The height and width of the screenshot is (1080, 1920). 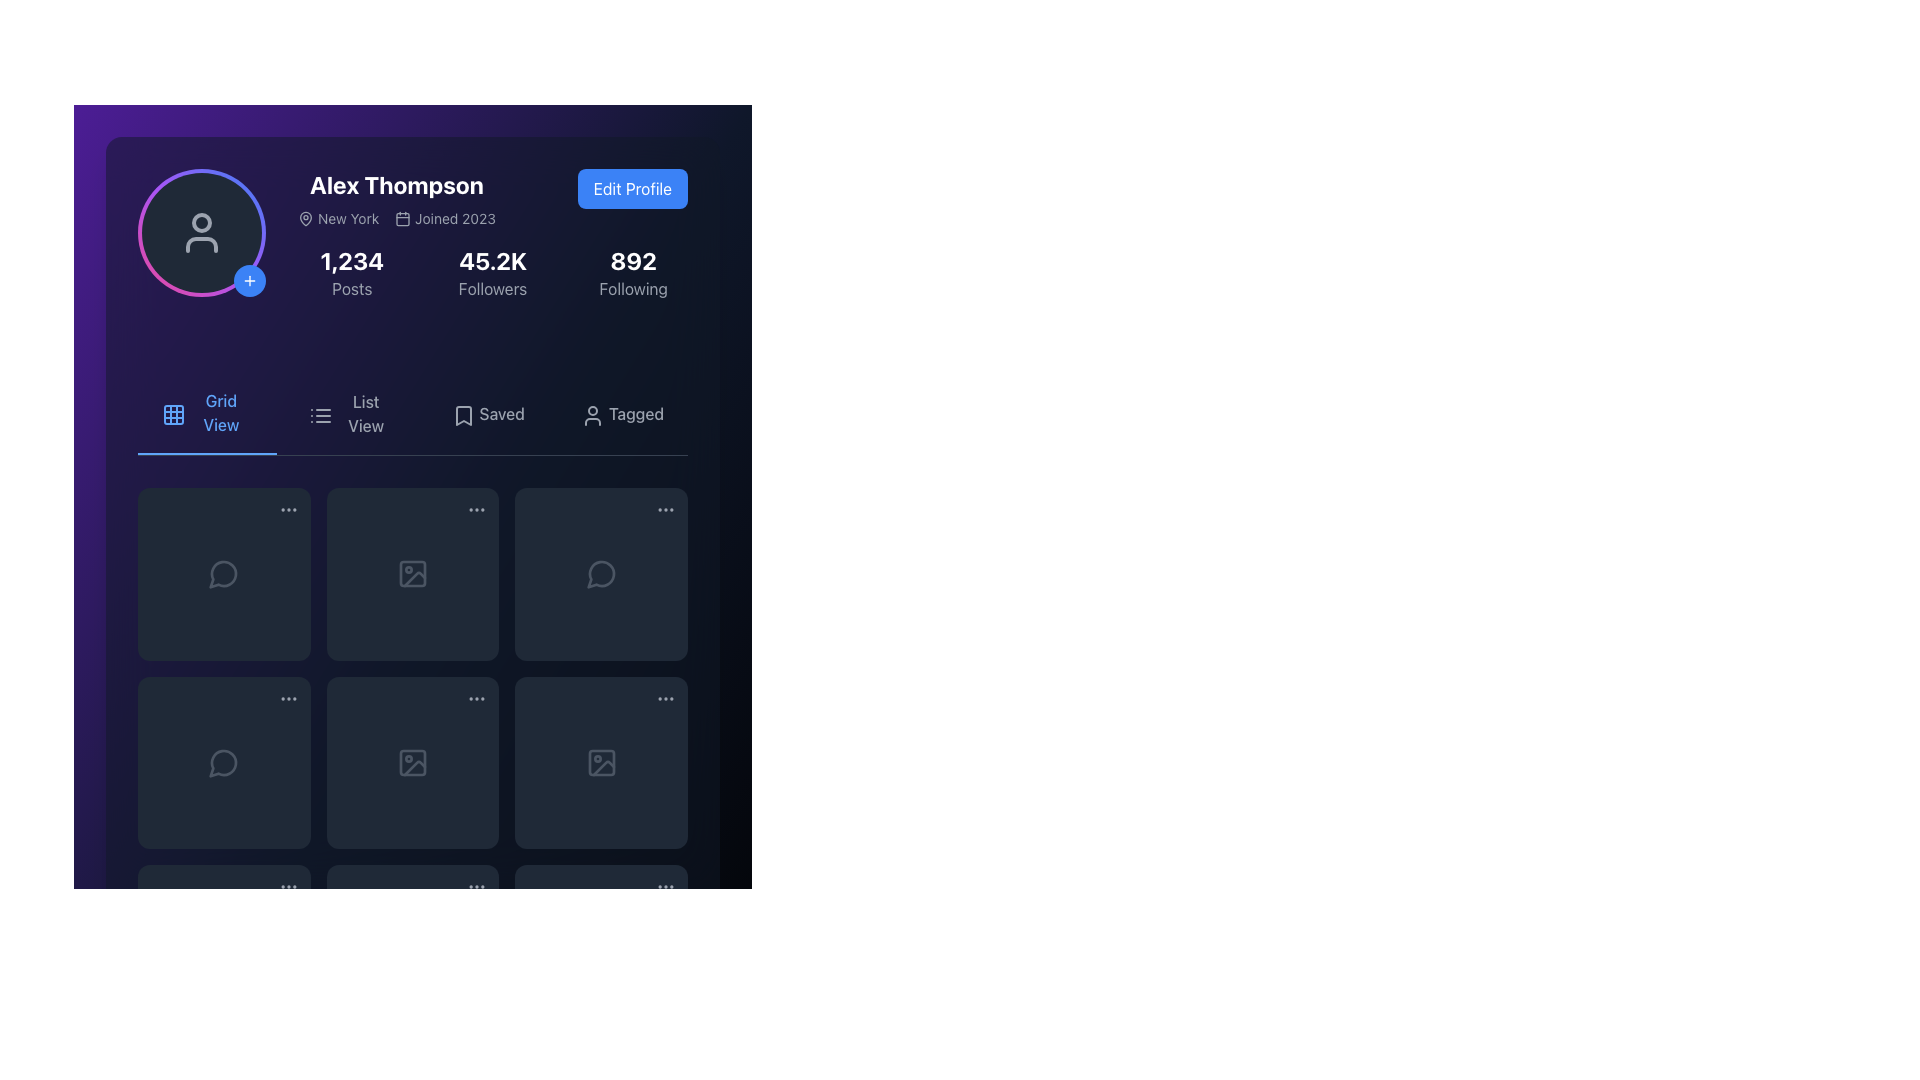 I want to click on the ellipses menu trigger button, which is a circular icon with three horizontally aligned dots located in the top-right corner of the second card in the third row of the grid layout, so click(x=287, y=698).